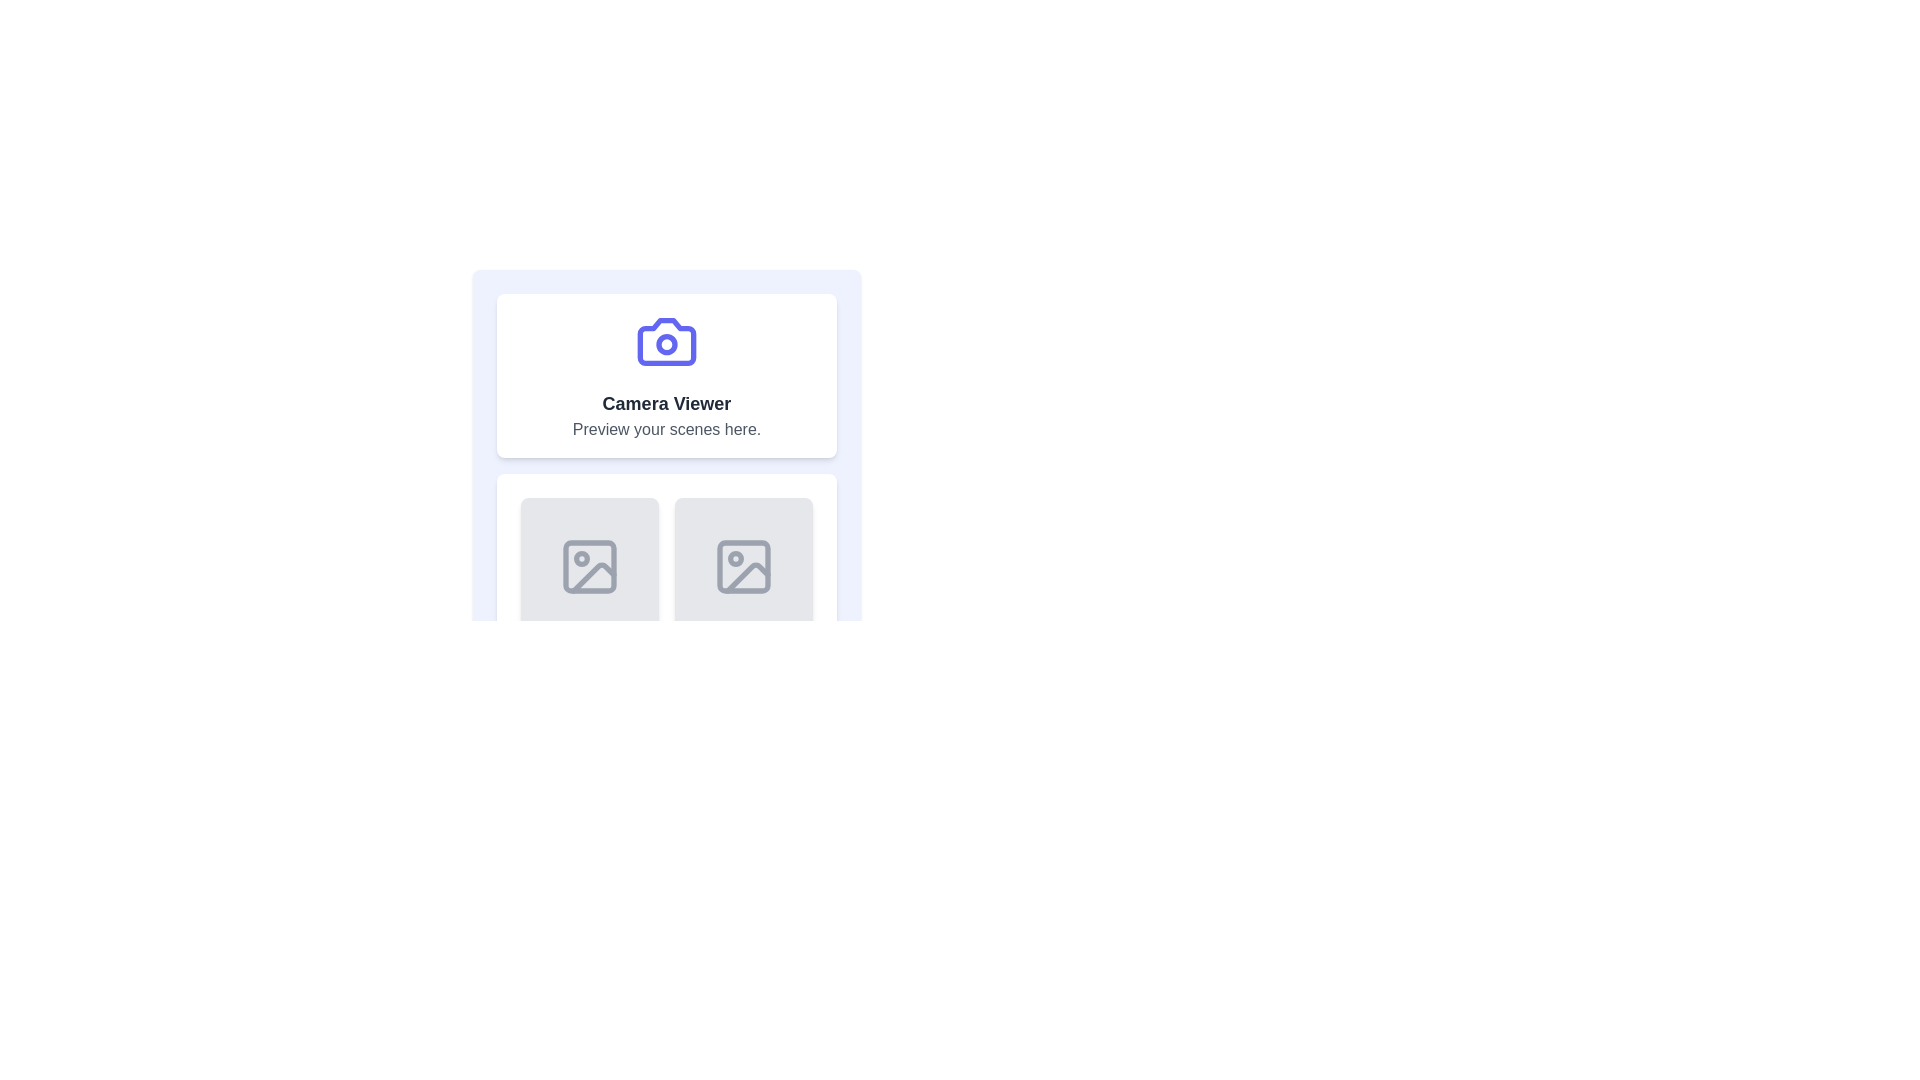 Image resolution: width=1920 pixels, height=1080 pixels. Describe the element at coordinates (743, 567) in the screenshot. I see `the light gray square icon button with a rounded corner that resembles an image placeholder symbol` at that location.